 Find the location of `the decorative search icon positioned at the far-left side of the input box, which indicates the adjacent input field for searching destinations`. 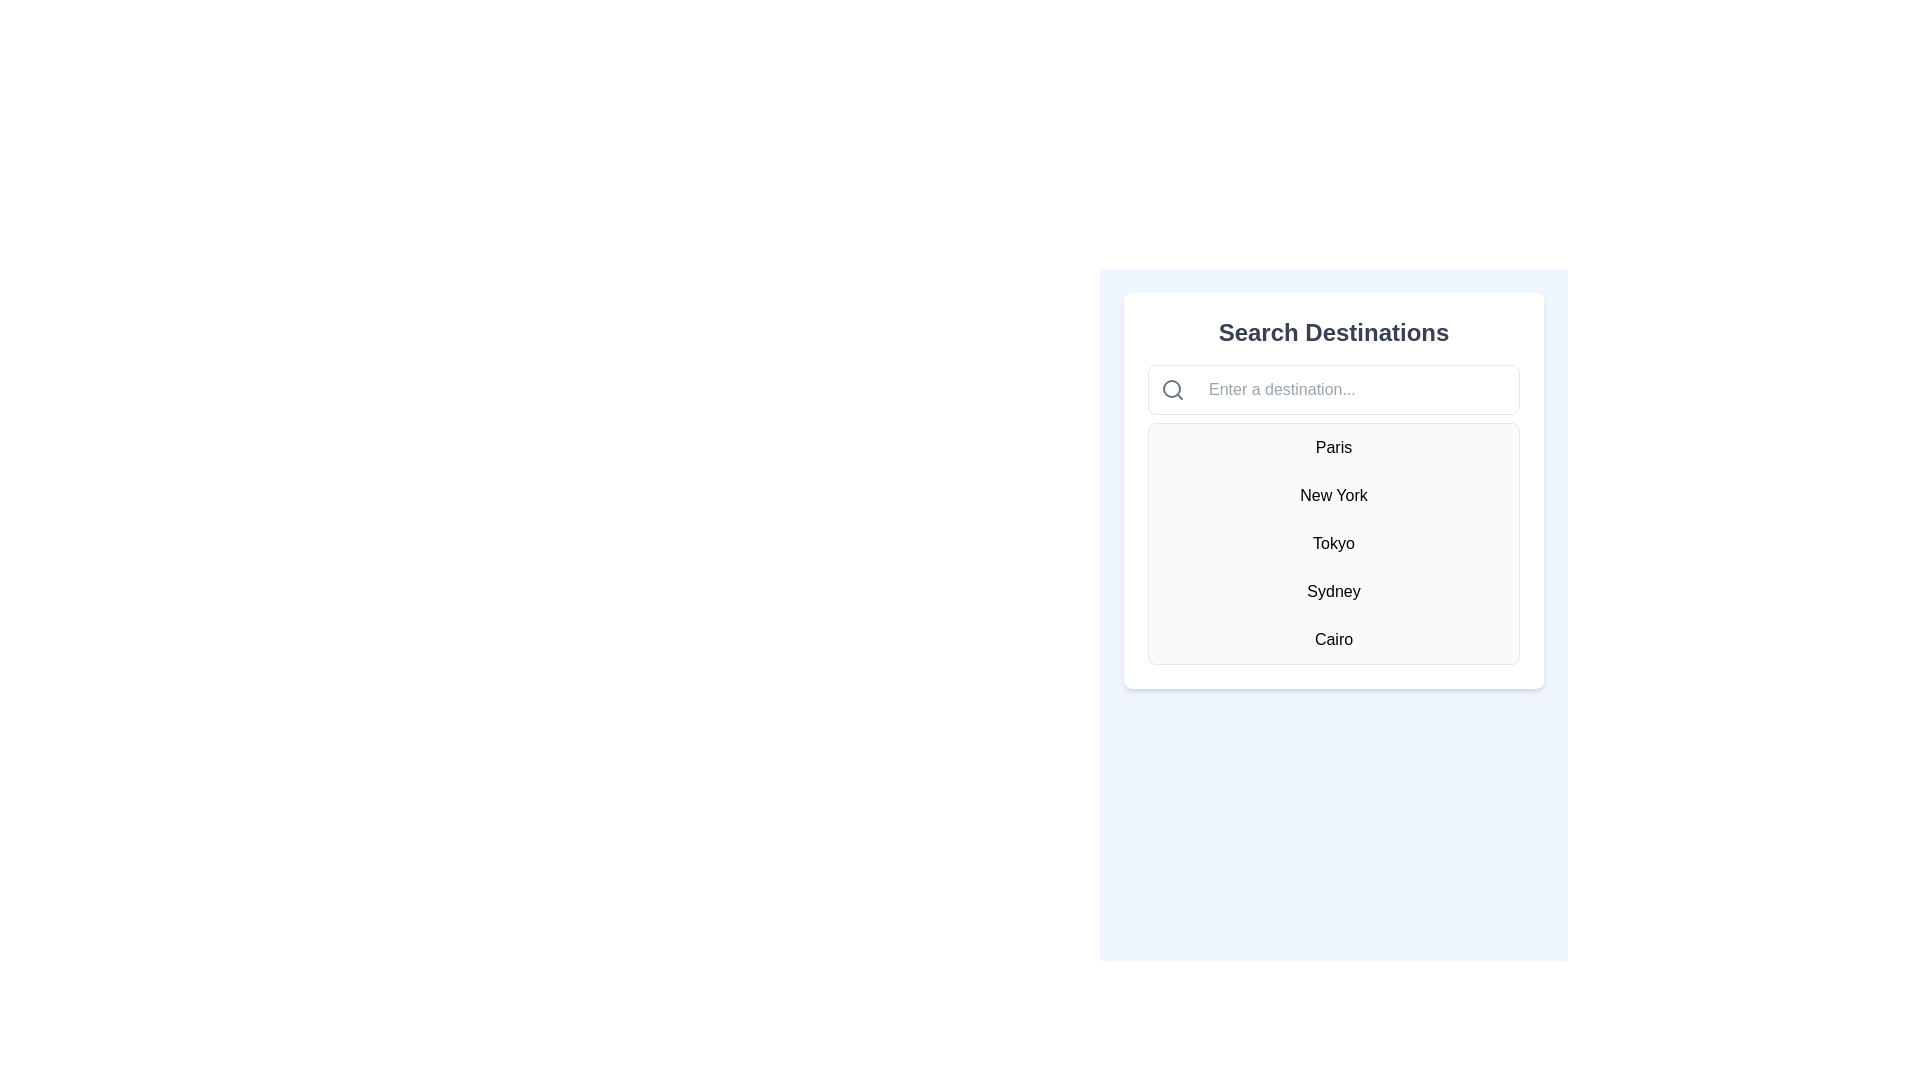

the decorative search icon positioned at the far-left side of the input box, which indicates the adjacent input field for searching destinations is located at coordinates (1172, 389).